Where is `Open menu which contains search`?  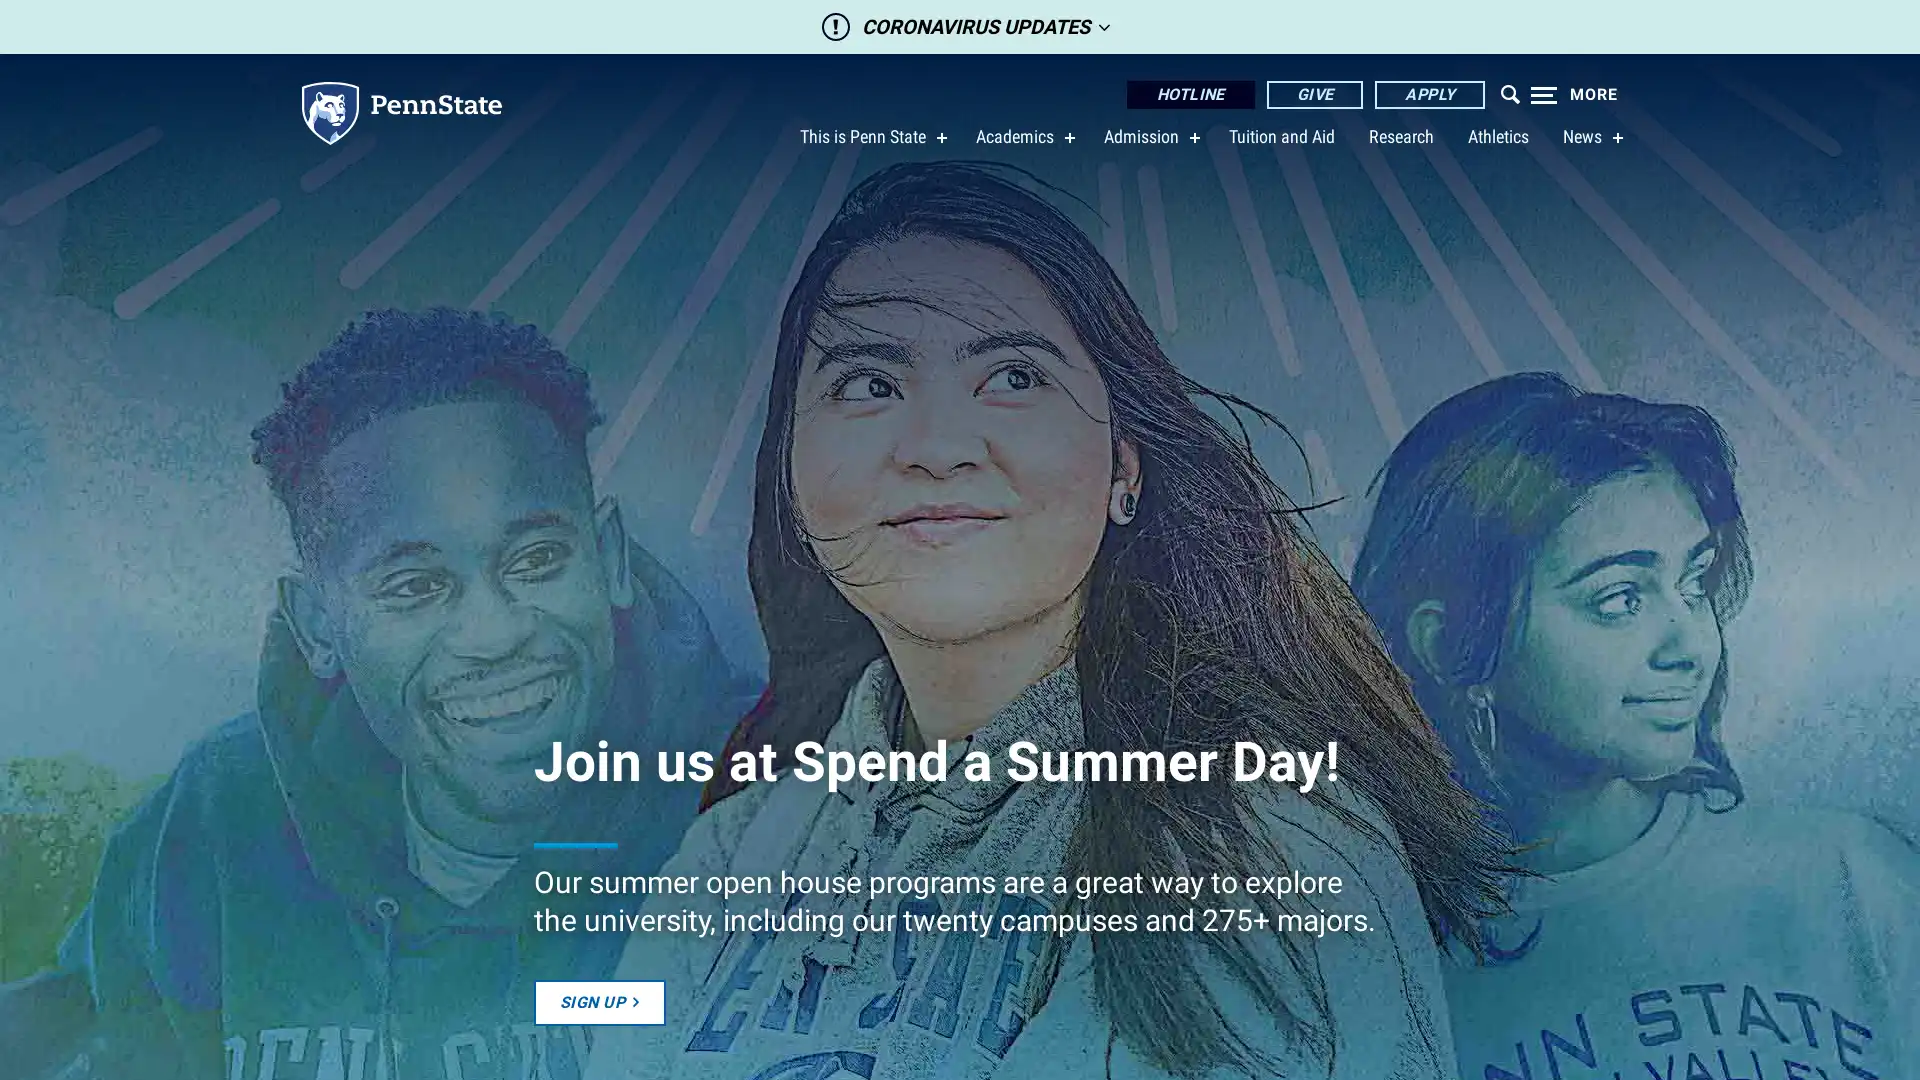
Open menu which contains search is located at coordinates (1510, 92).